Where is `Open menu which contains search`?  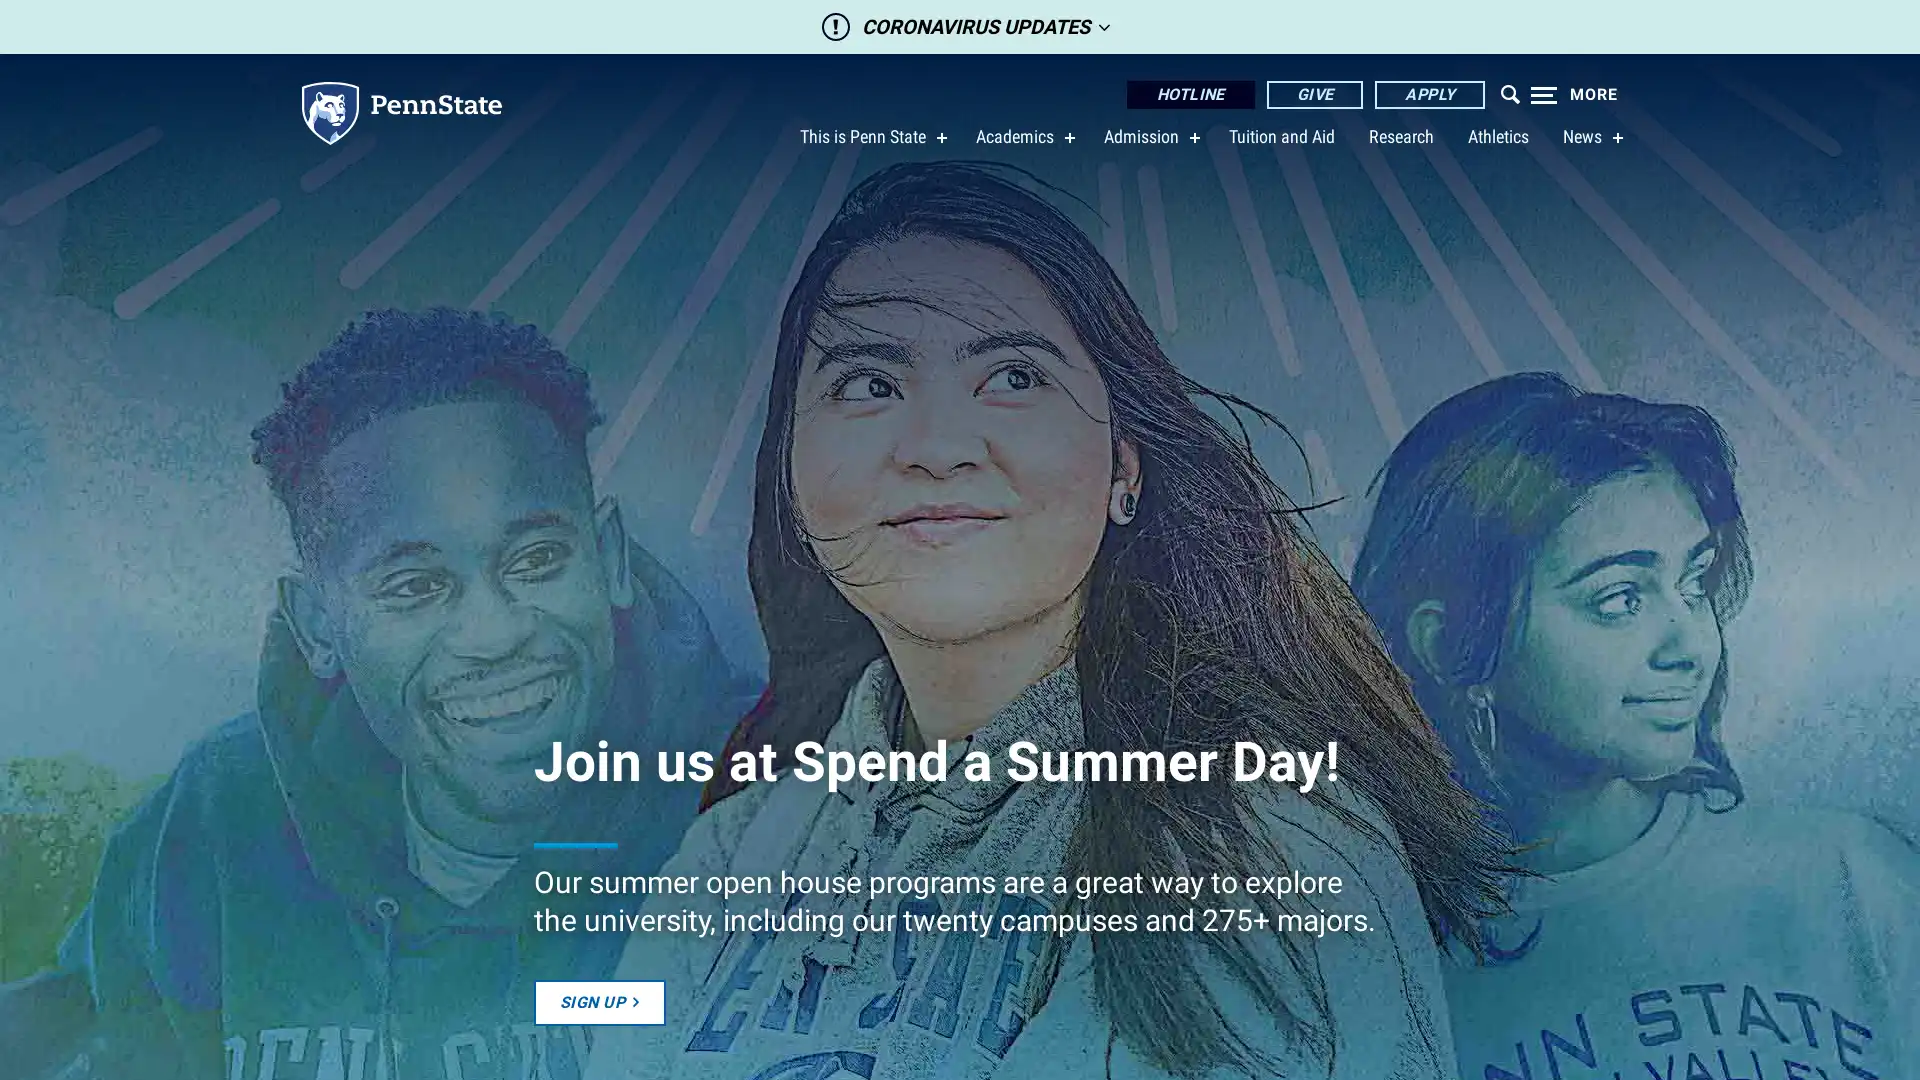
Open menu which contains search is located at coordinates (1510, 92).